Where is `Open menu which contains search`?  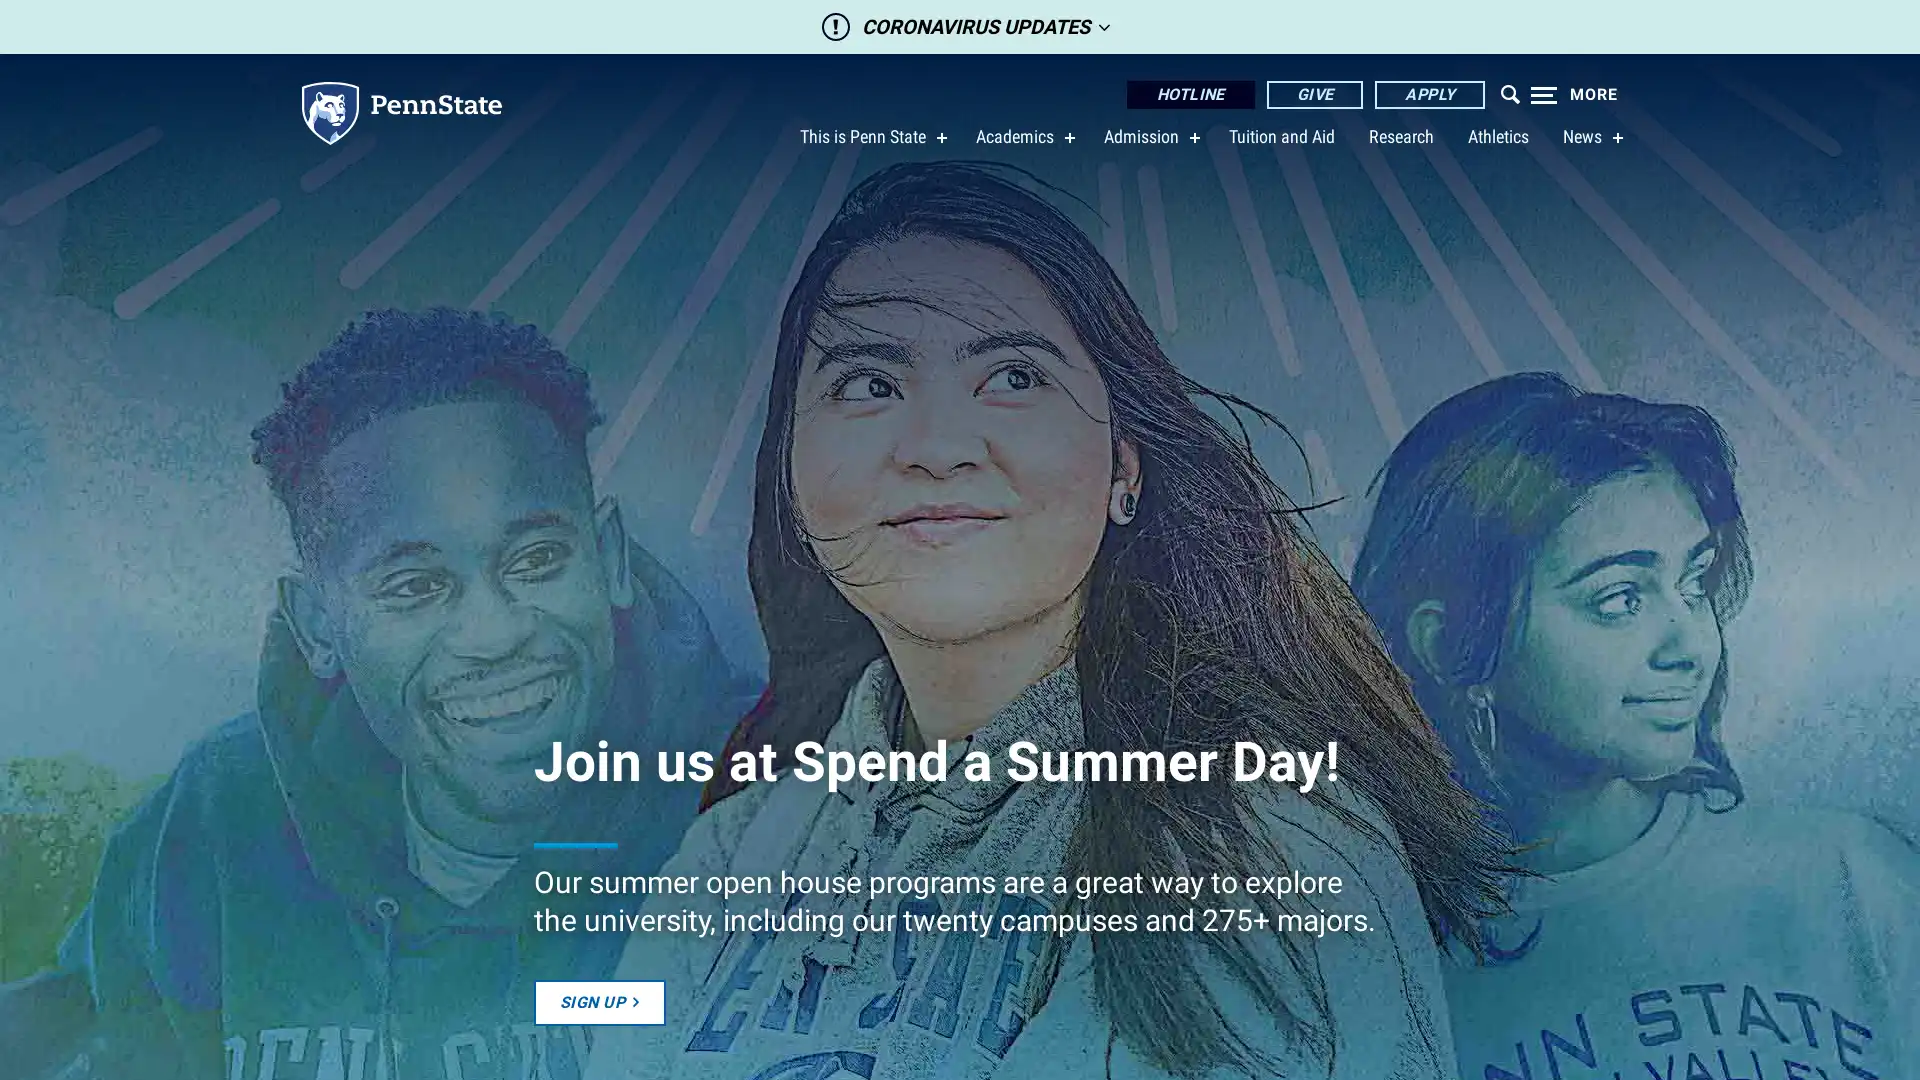
Open menu which contains search is located at coordinates (1510, 92).